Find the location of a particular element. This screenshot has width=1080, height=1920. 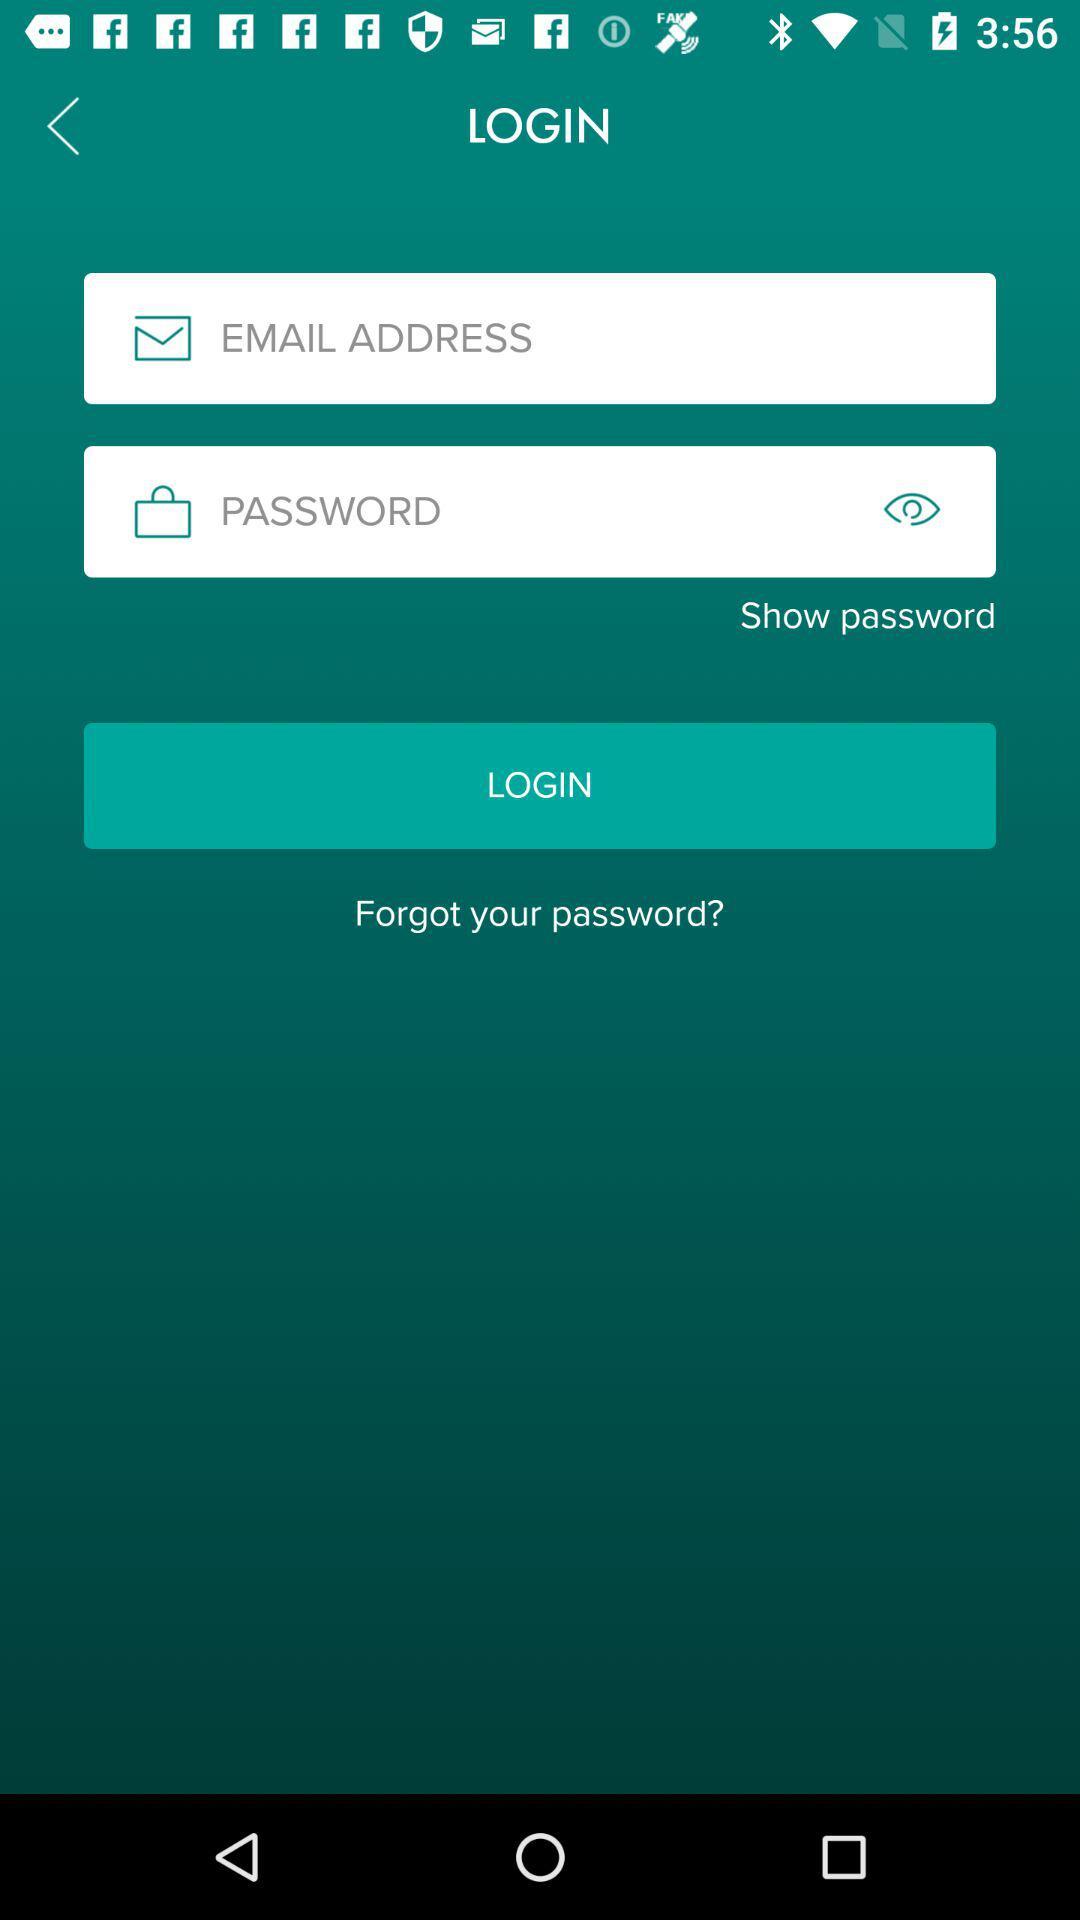

go back is located at coordinates (61, 124).